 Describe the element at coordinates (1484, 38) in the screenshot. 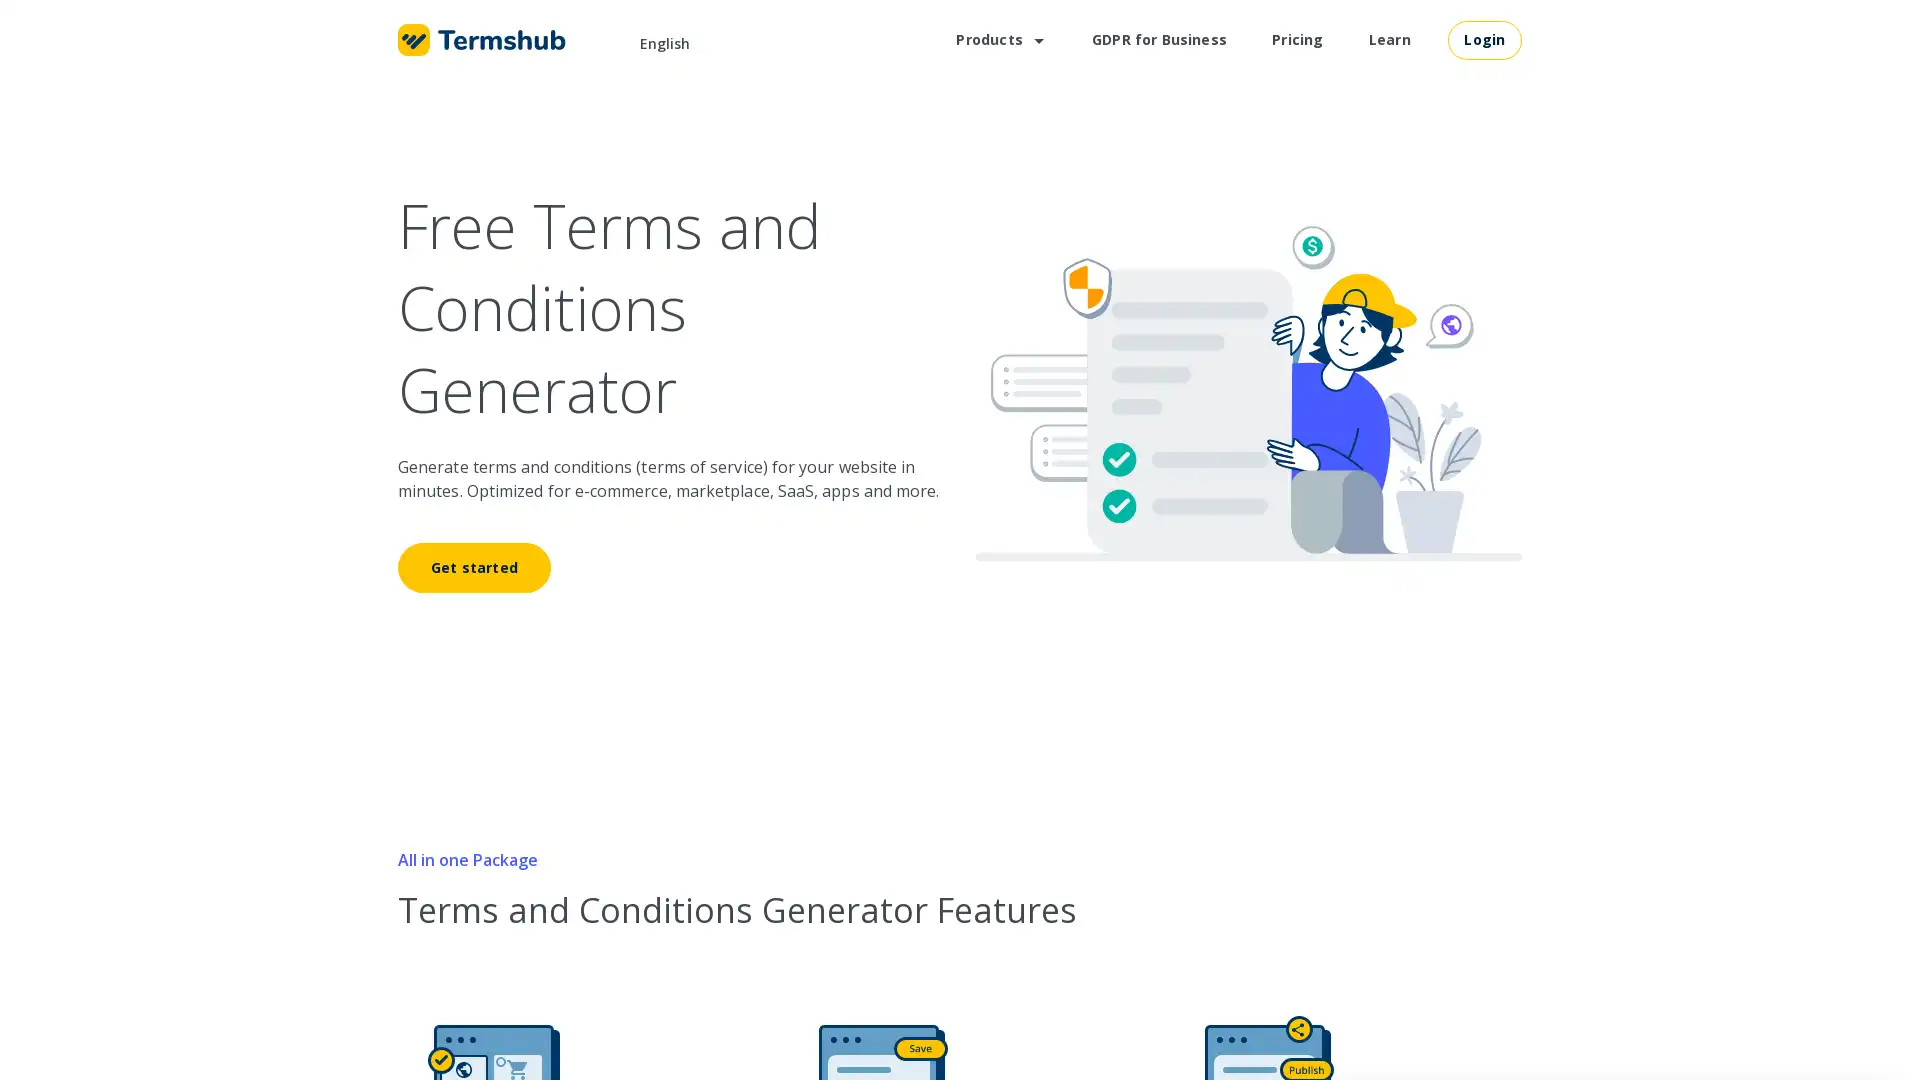

I see `Login` at that location.